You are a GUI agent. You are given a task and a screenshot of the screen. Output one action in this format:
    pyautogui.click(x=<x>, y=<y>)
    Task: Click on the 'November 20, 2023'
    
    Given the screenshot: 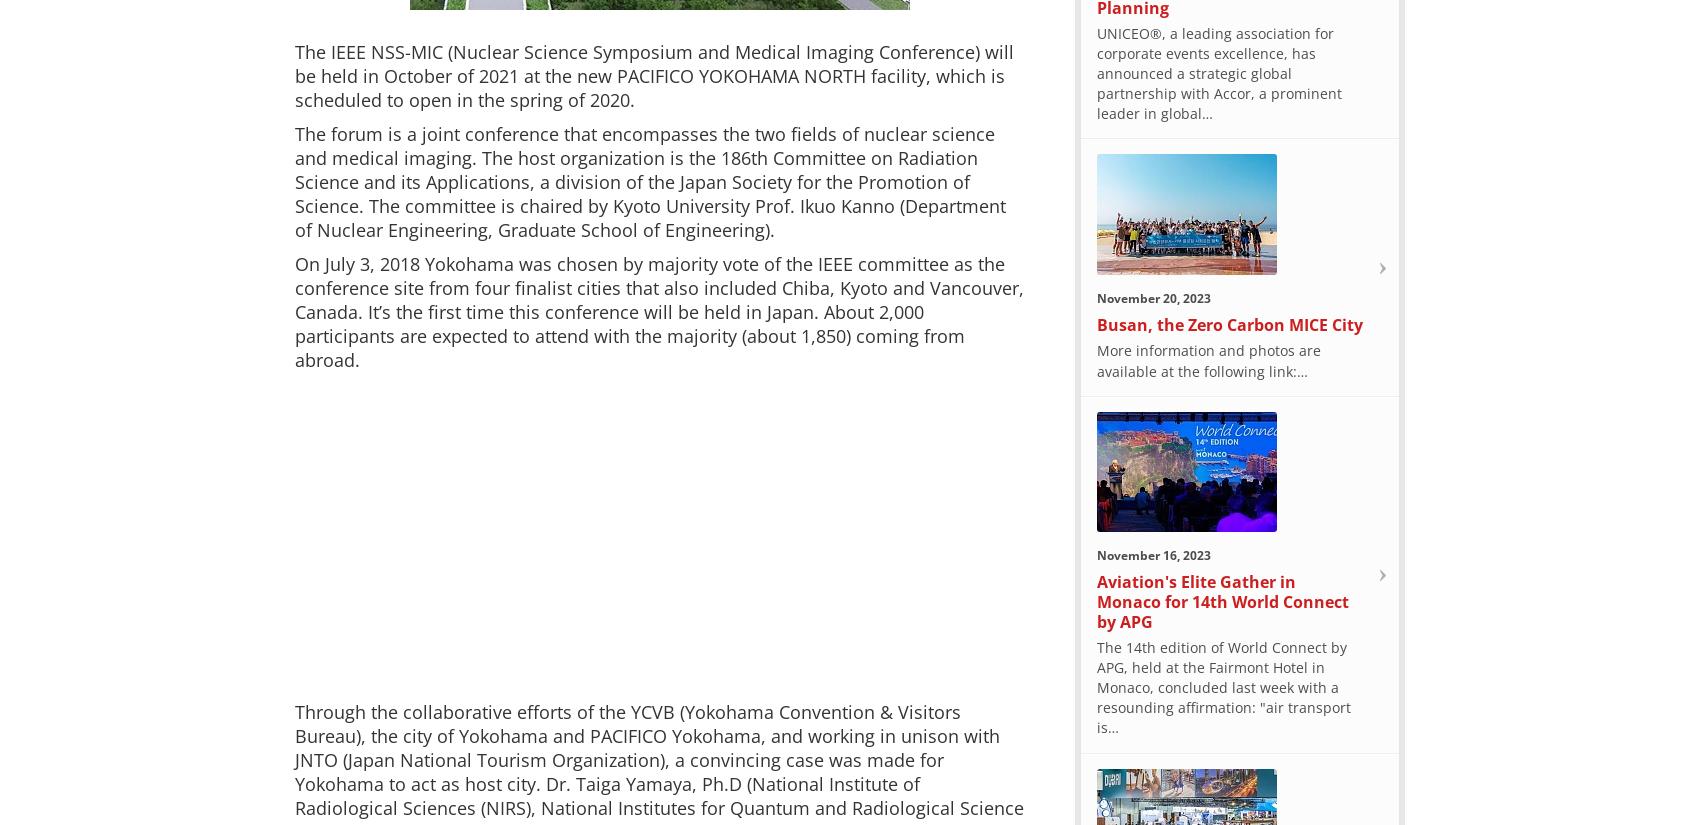 What is the action you would take?
    pyautogui.click(x=1153, y=298)
    